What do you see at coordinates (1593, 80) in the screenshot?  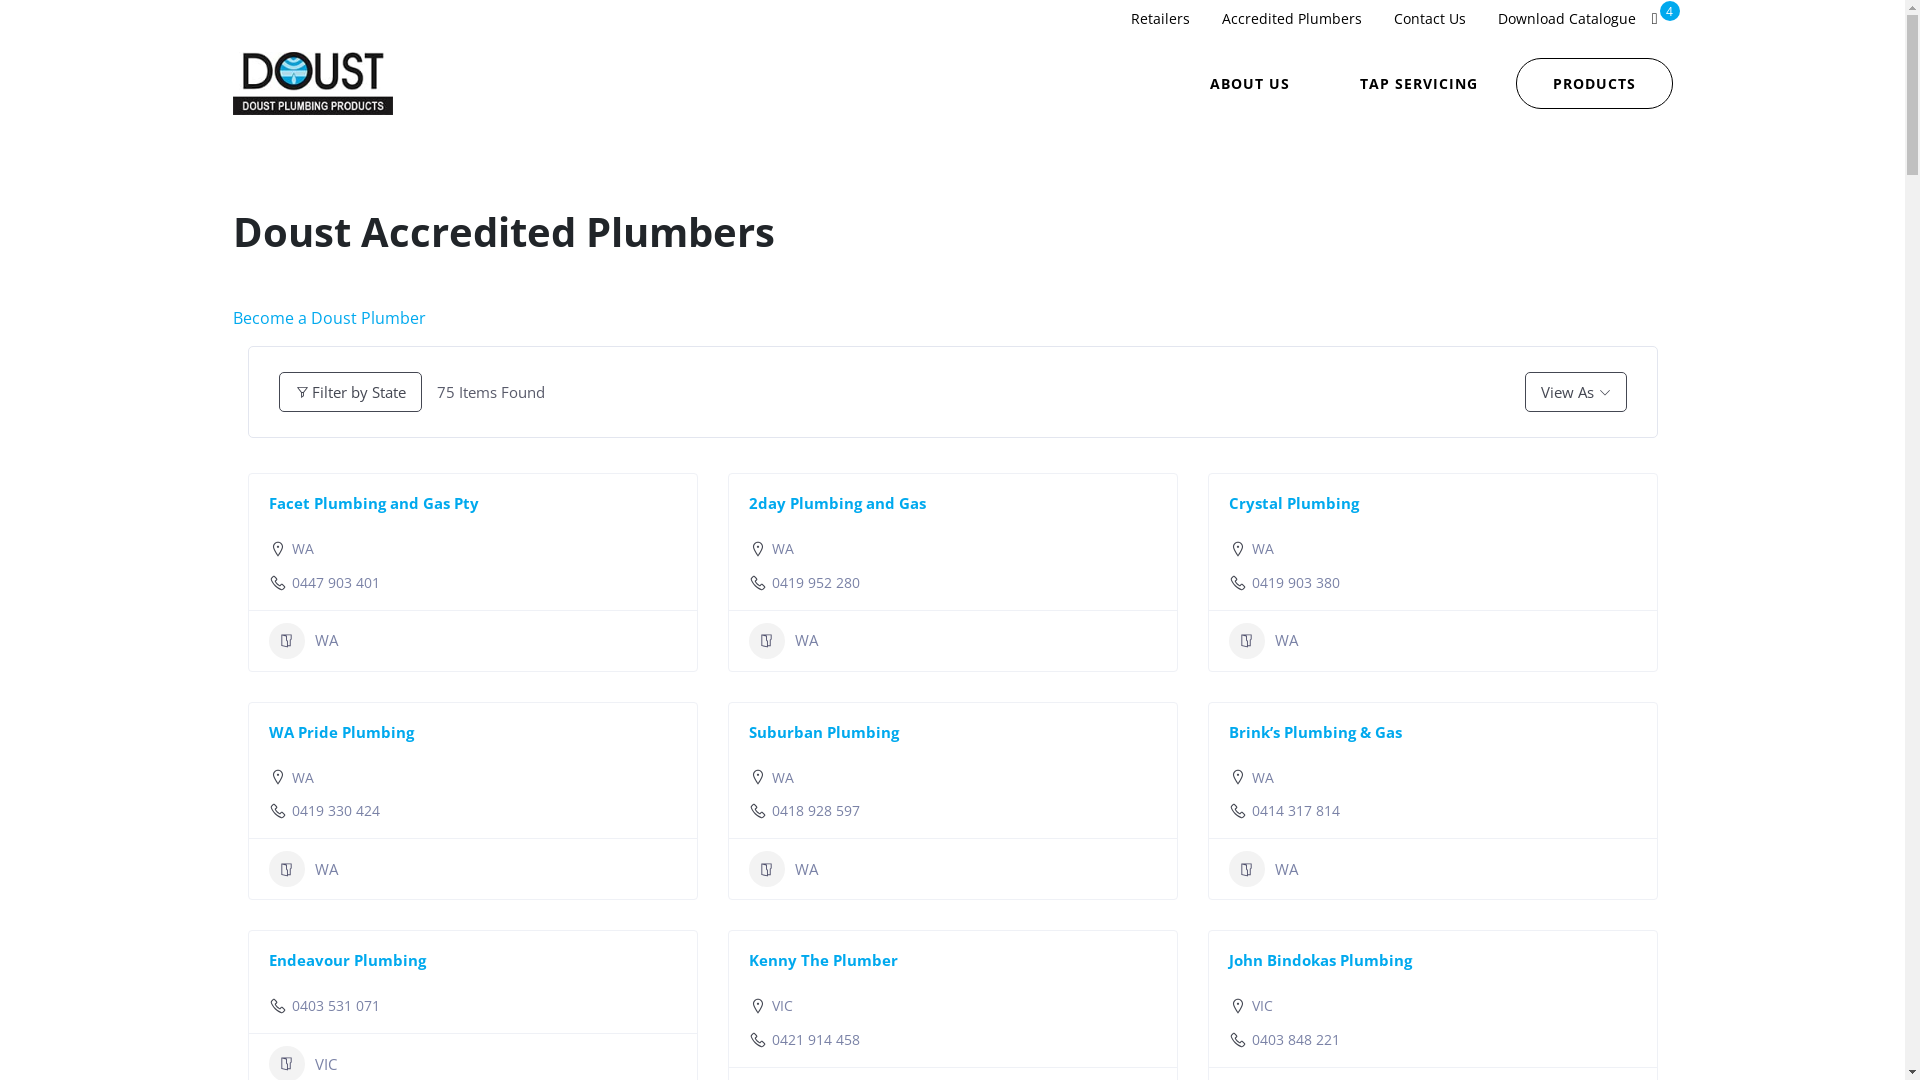 I see `'PRODUCTS'` at bounding box center [1593, 80].